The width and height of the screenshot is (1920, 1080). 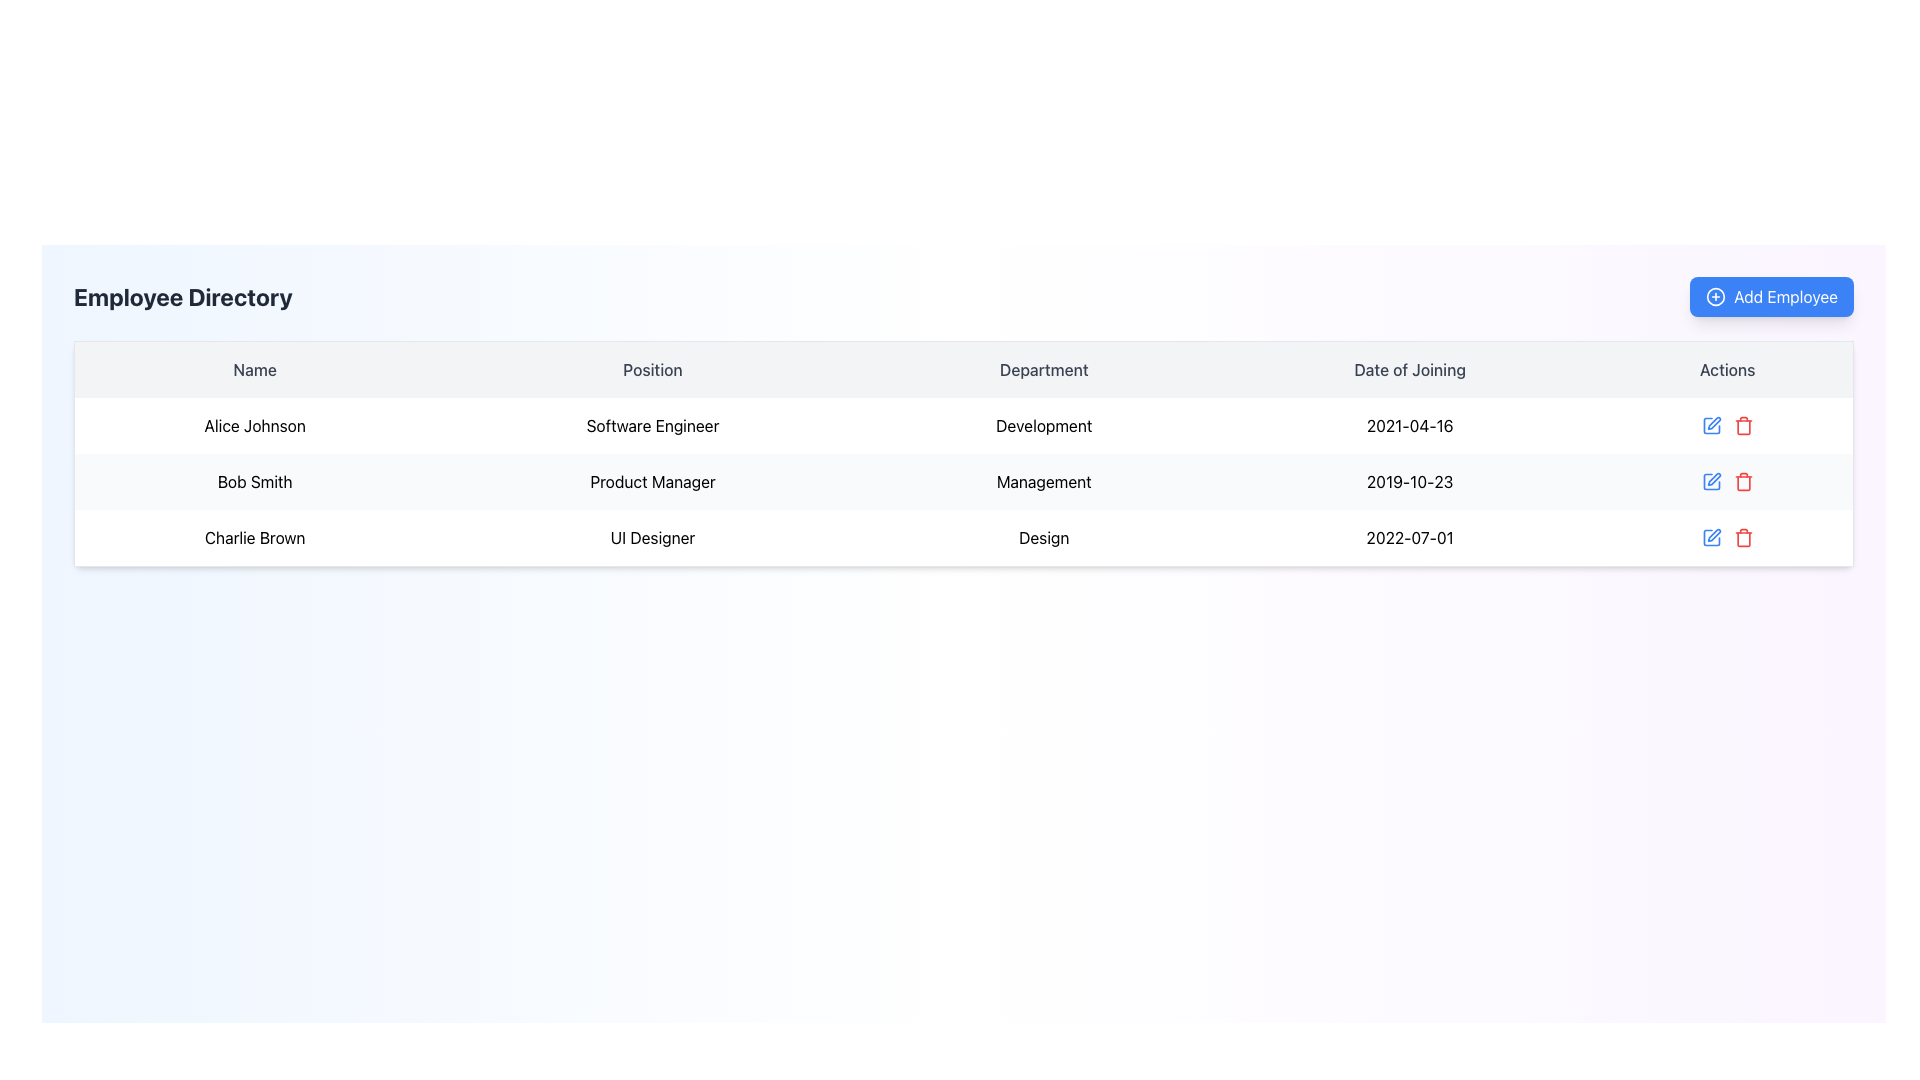 What do you see at coordinates (652, 424) in the screenshot?
I see `displayed text 'Software Engineer' from the text label styled with padding and centered alignment, located in the second cell of the 'Position' column in the first row of a grid layout` at bounding box center [652, 424].